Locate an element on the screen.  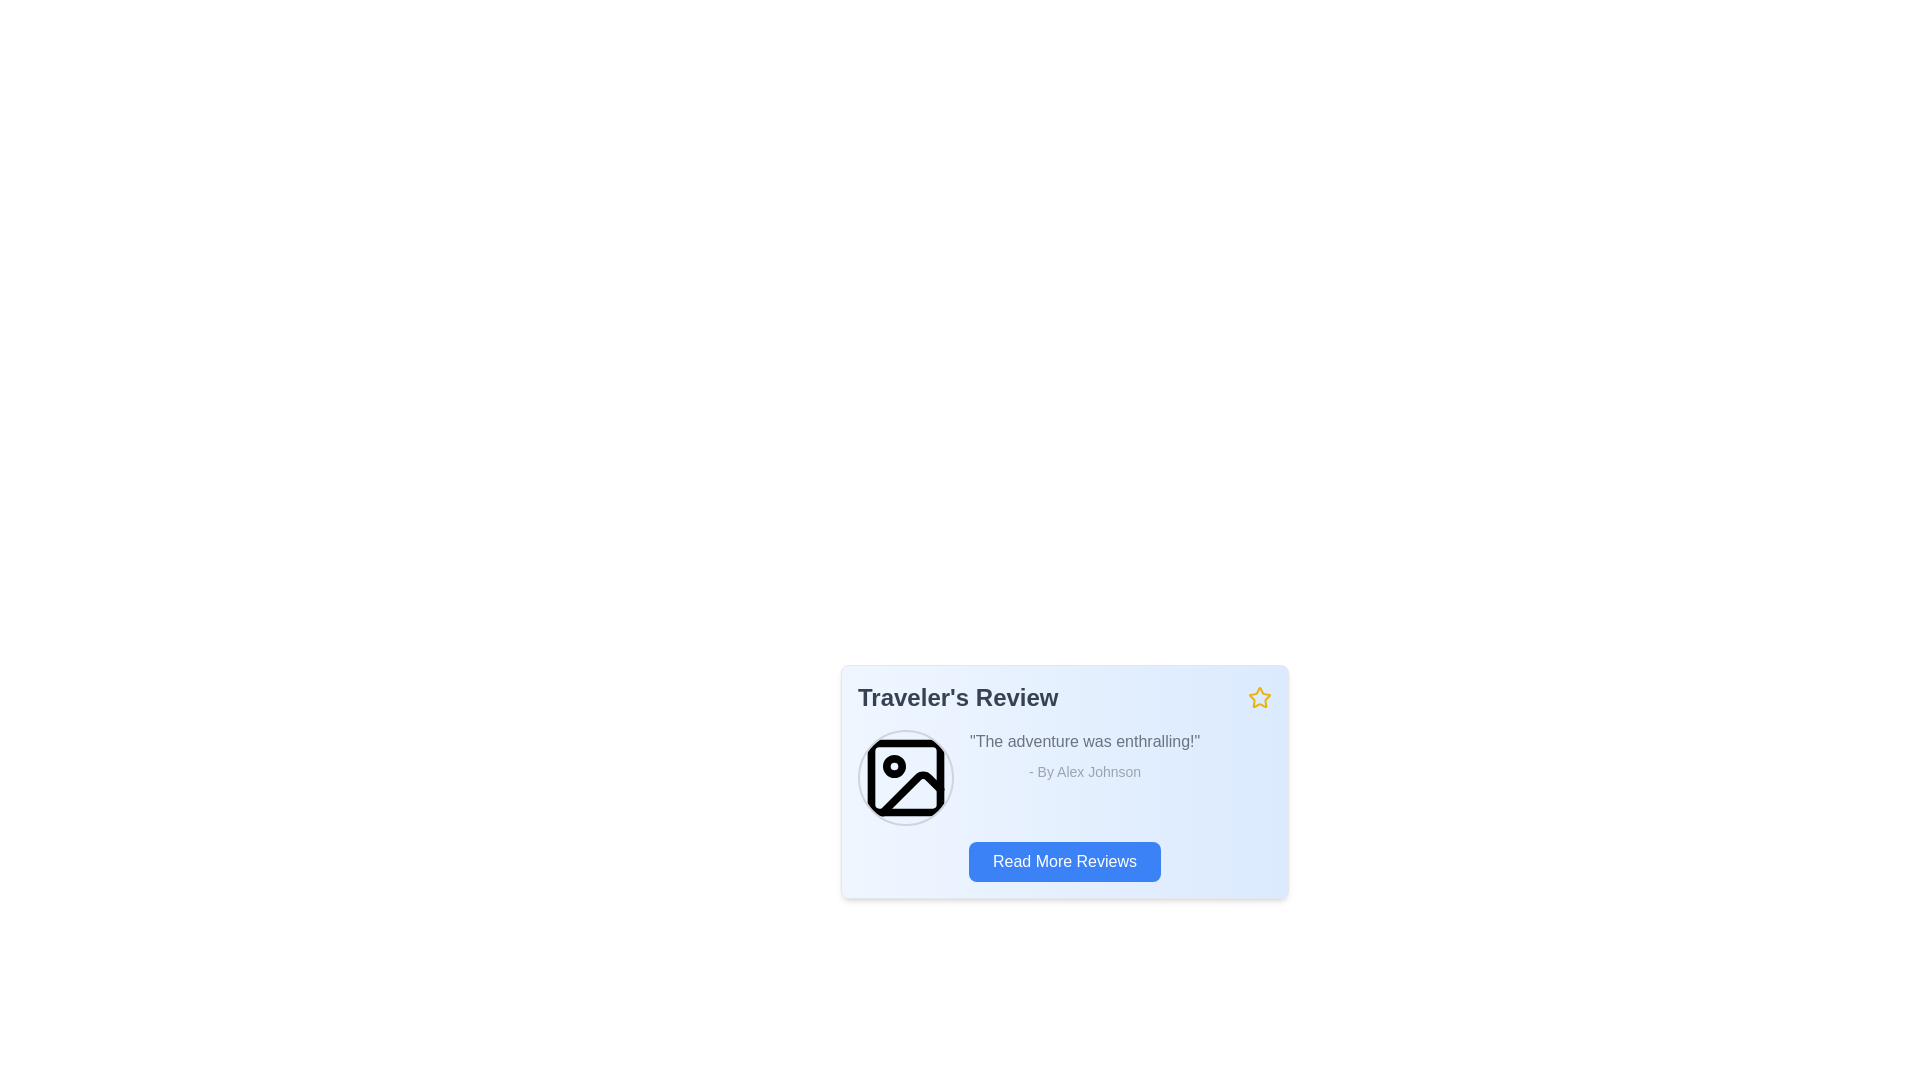
the prominent text label displaying 'Traveler's Review' in large, bold, dark gray font located at the upper-left corner of the card is located at coordinates (957, 697).